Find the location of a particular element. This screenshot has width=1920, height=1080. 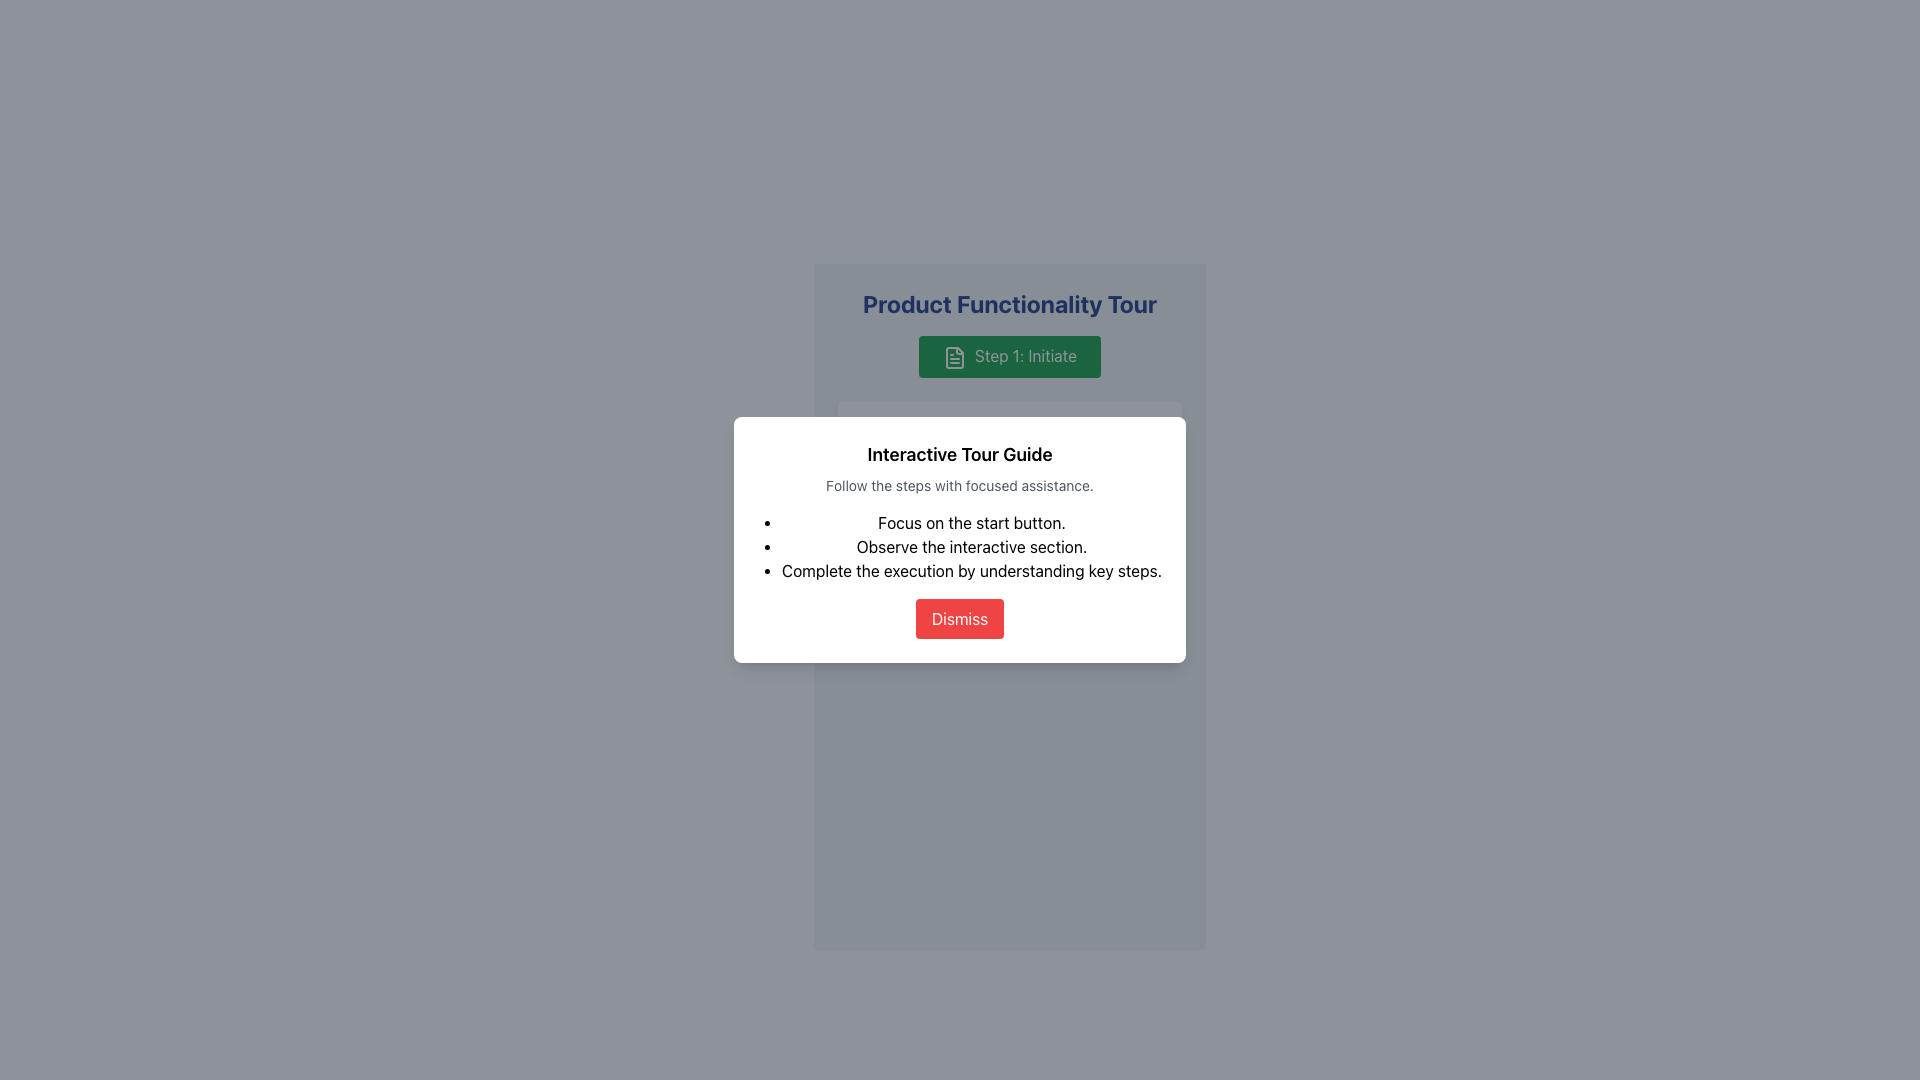

the appearance of the interactive icon located in the center area of the 'Interactive Tour Guide' pop-up card, positioned above the text description and the dismiss button is located at coordinates (1009, 435).